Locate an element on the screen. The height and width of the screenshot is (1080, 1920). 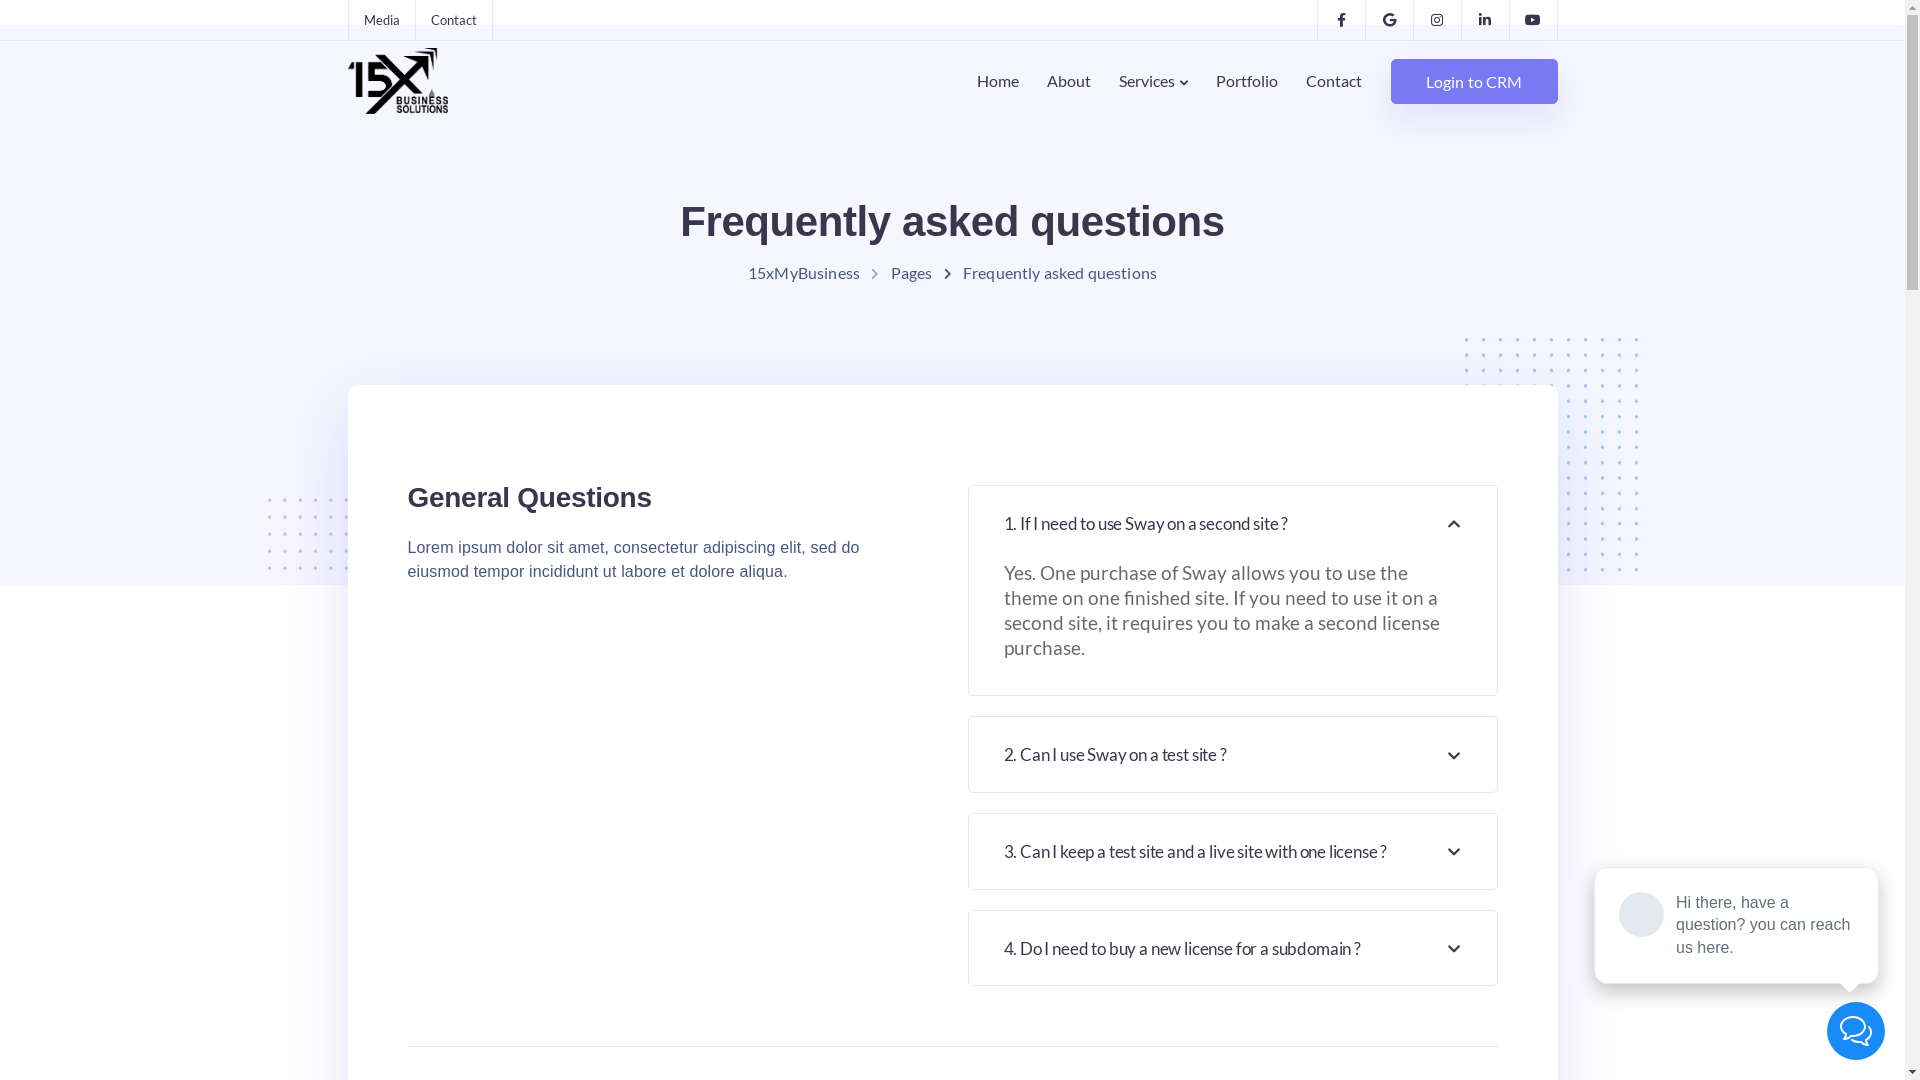
'Media' is located at coordinates (603, 649).